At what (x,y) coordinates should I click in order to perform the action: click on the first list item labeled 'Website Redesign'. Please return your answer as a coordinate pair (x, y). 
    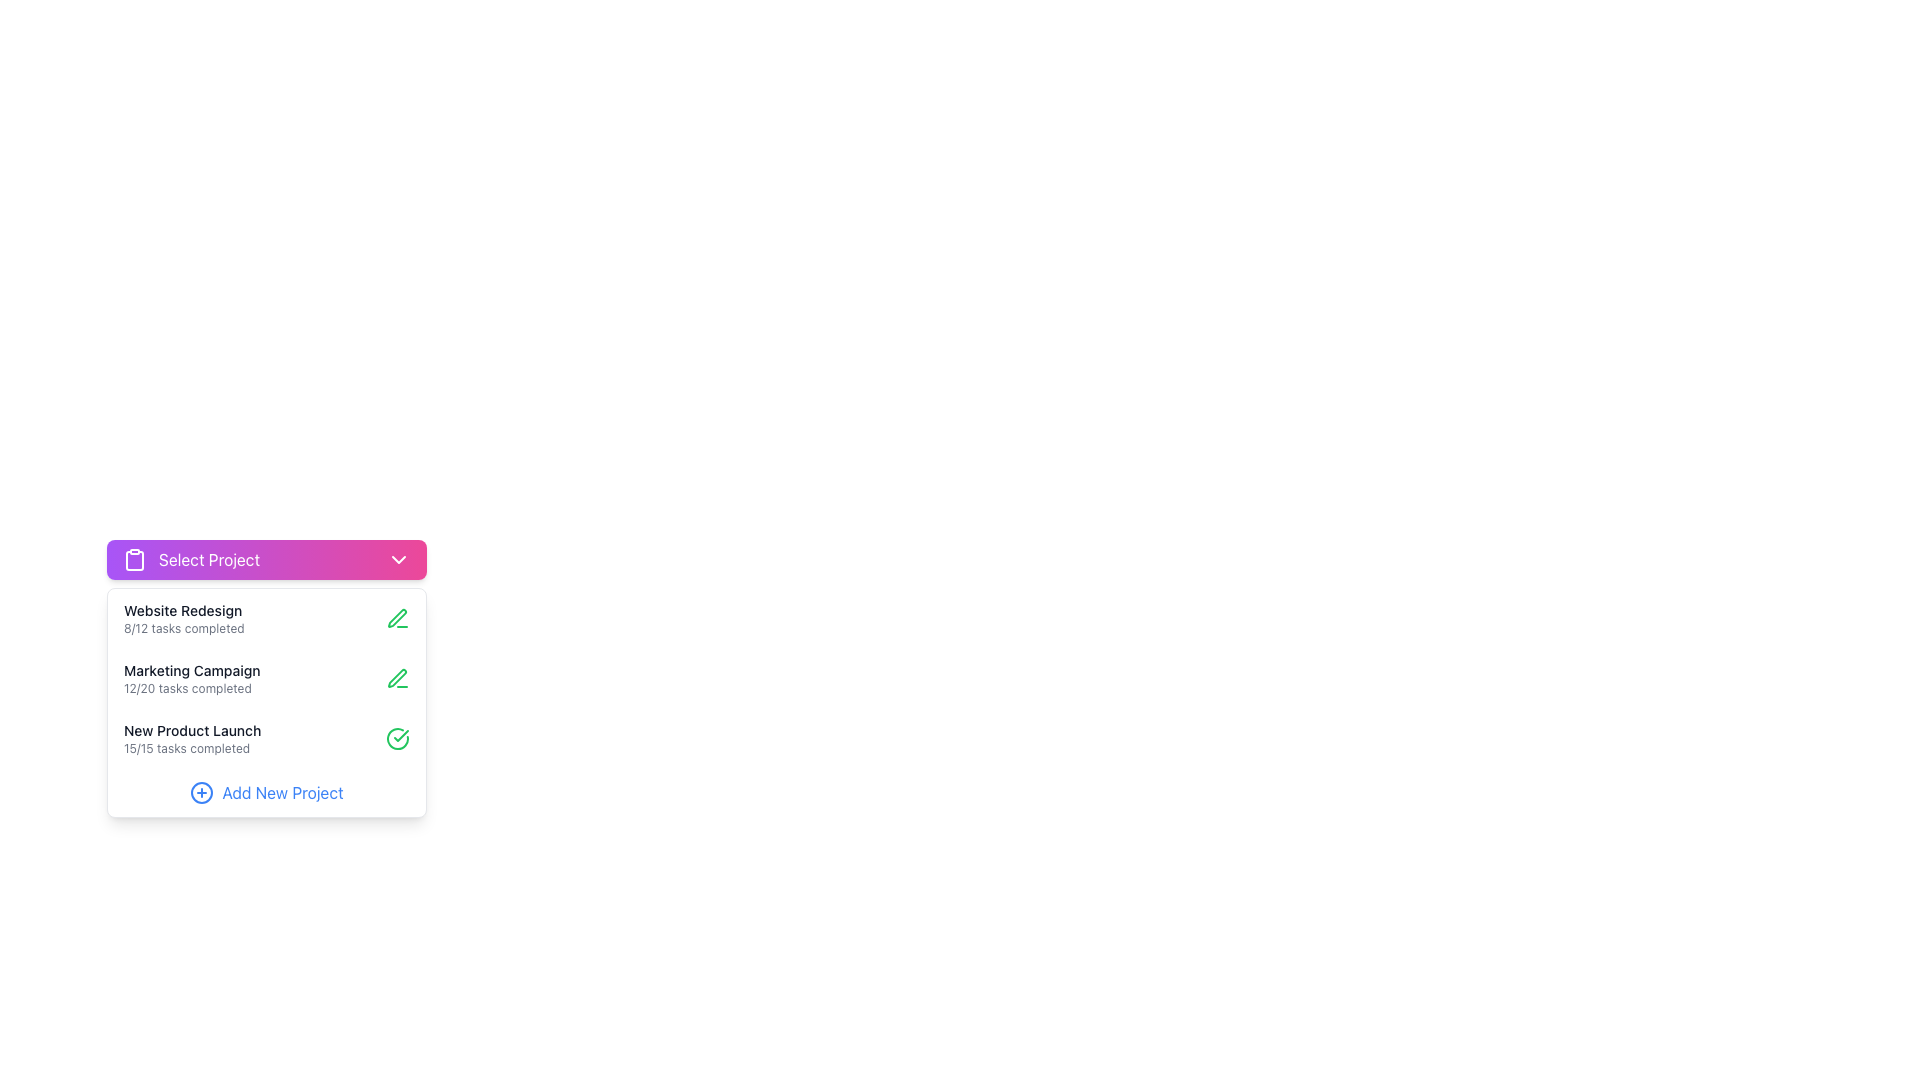
    Looking at the image, I should click on (266, 617).